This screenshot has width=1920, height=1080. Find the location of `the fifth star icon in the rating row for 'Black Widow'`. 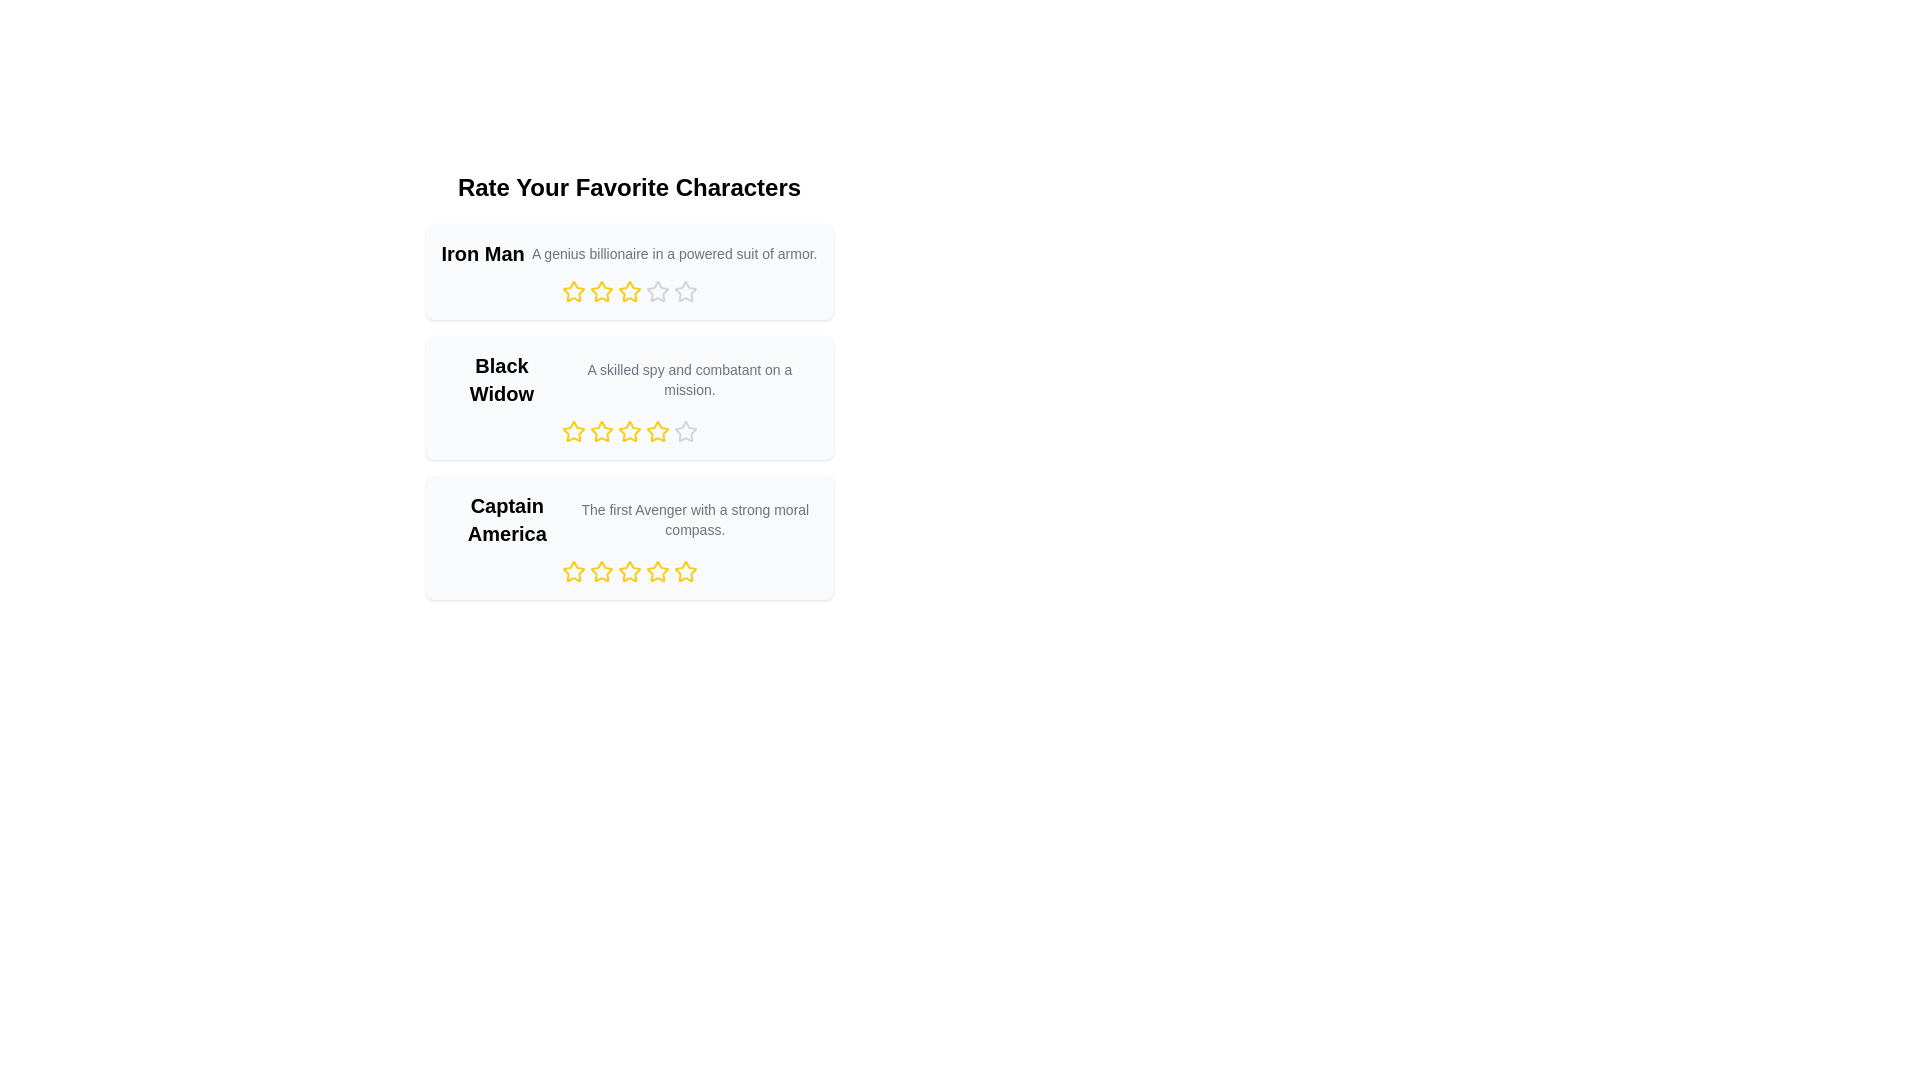

the fifth star icon in the rating row for 'Black Widow' is located at coordinates (628, 431).